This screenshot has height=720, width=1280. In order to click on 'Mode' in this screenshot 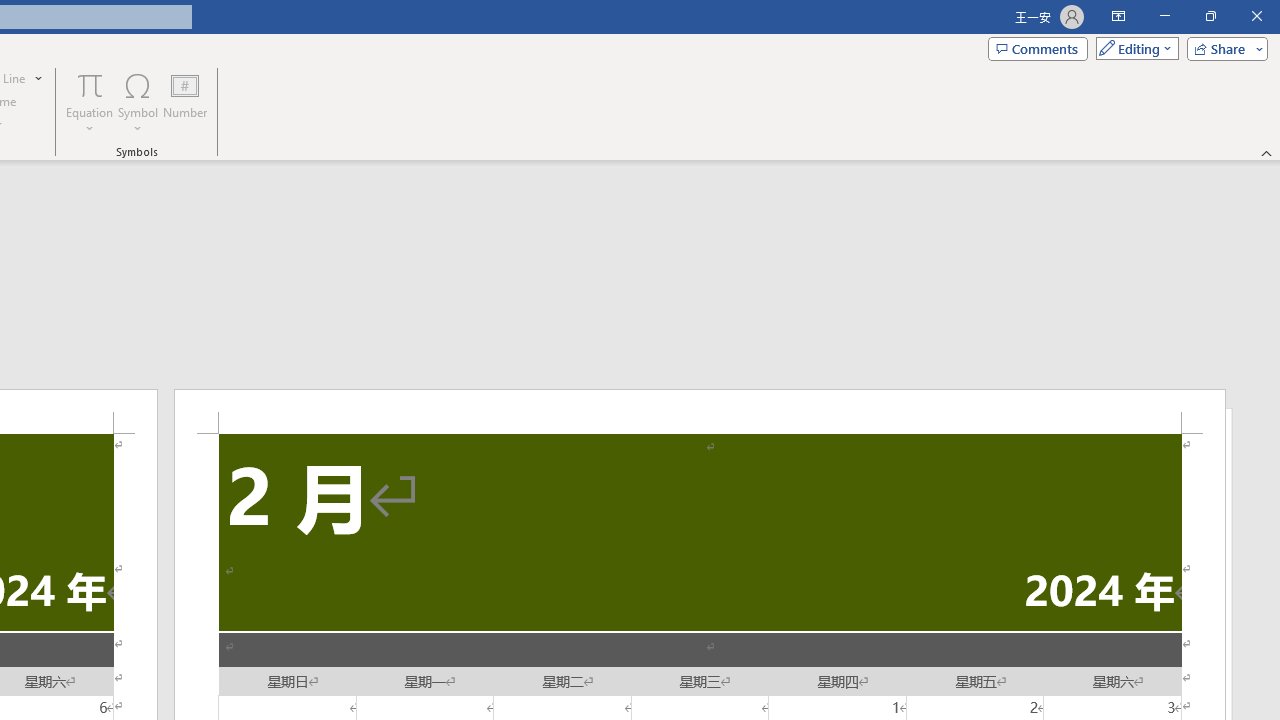, I will do `click(1133, 47)`.